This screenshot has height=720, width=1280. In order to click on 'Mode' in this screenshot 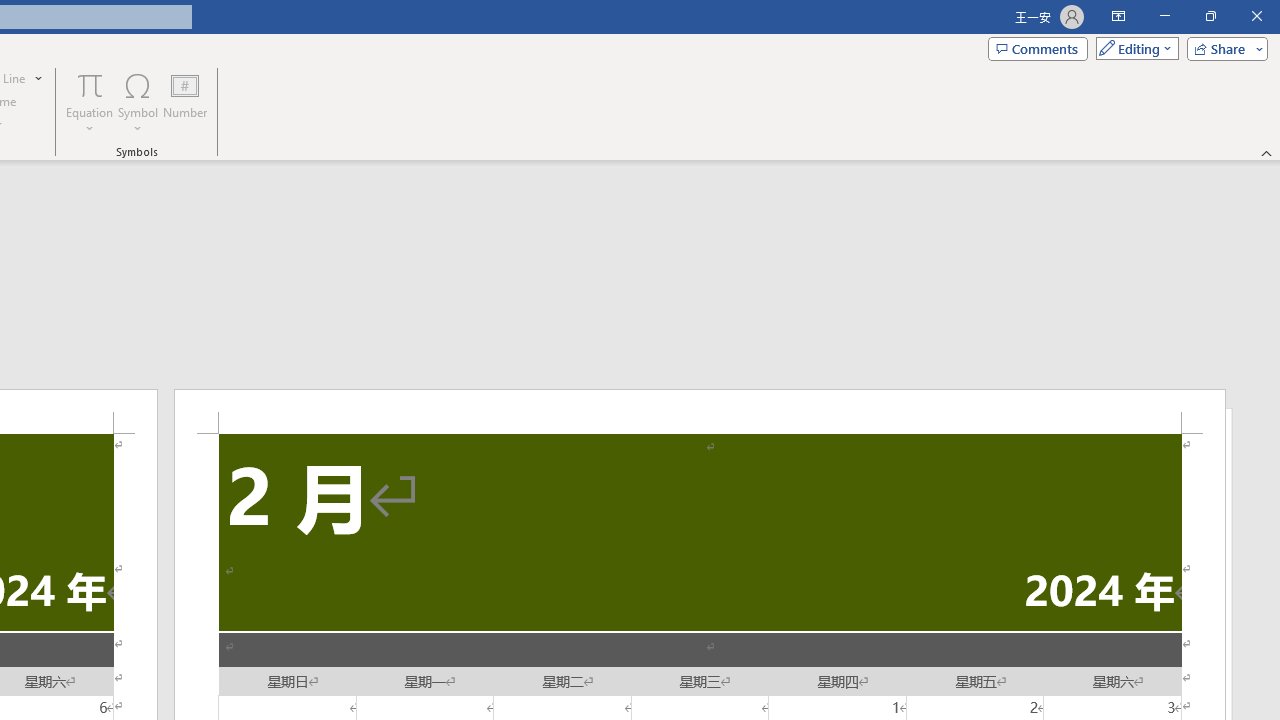, I will do `click(1133, 47)`.